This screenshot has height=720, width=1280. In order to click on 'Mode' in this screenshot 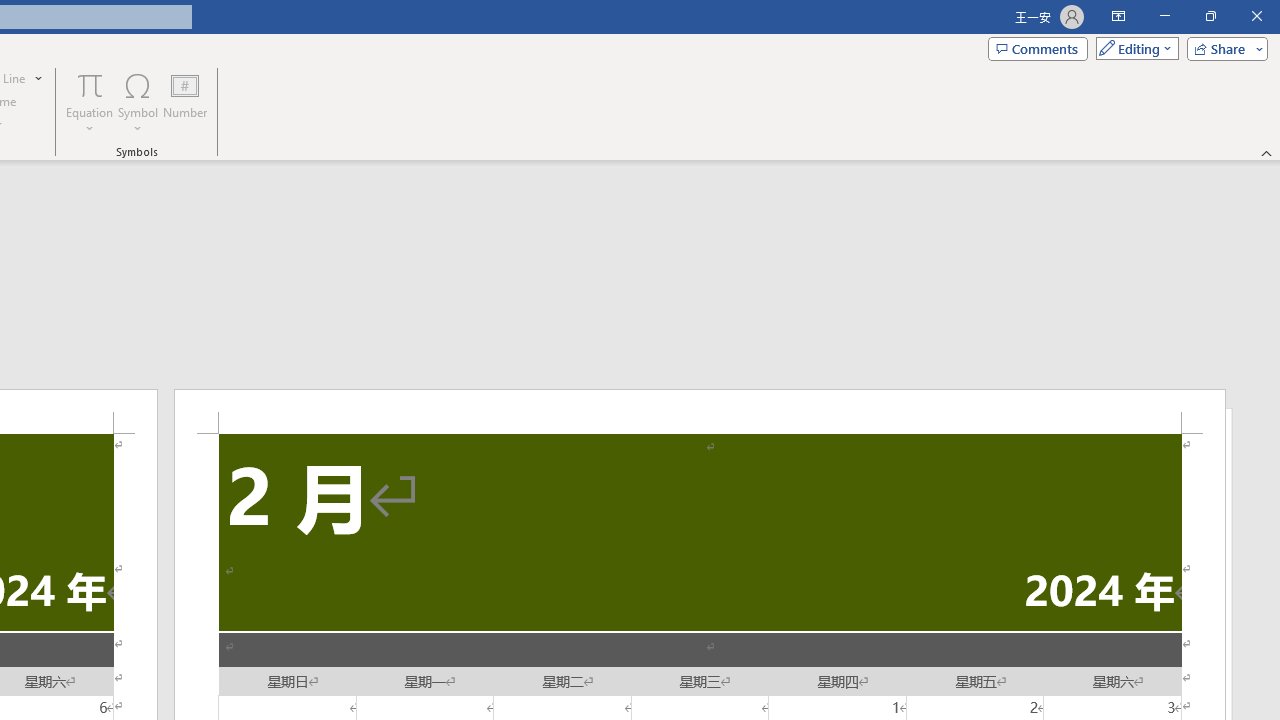, I will do `click(1133, 47)`.